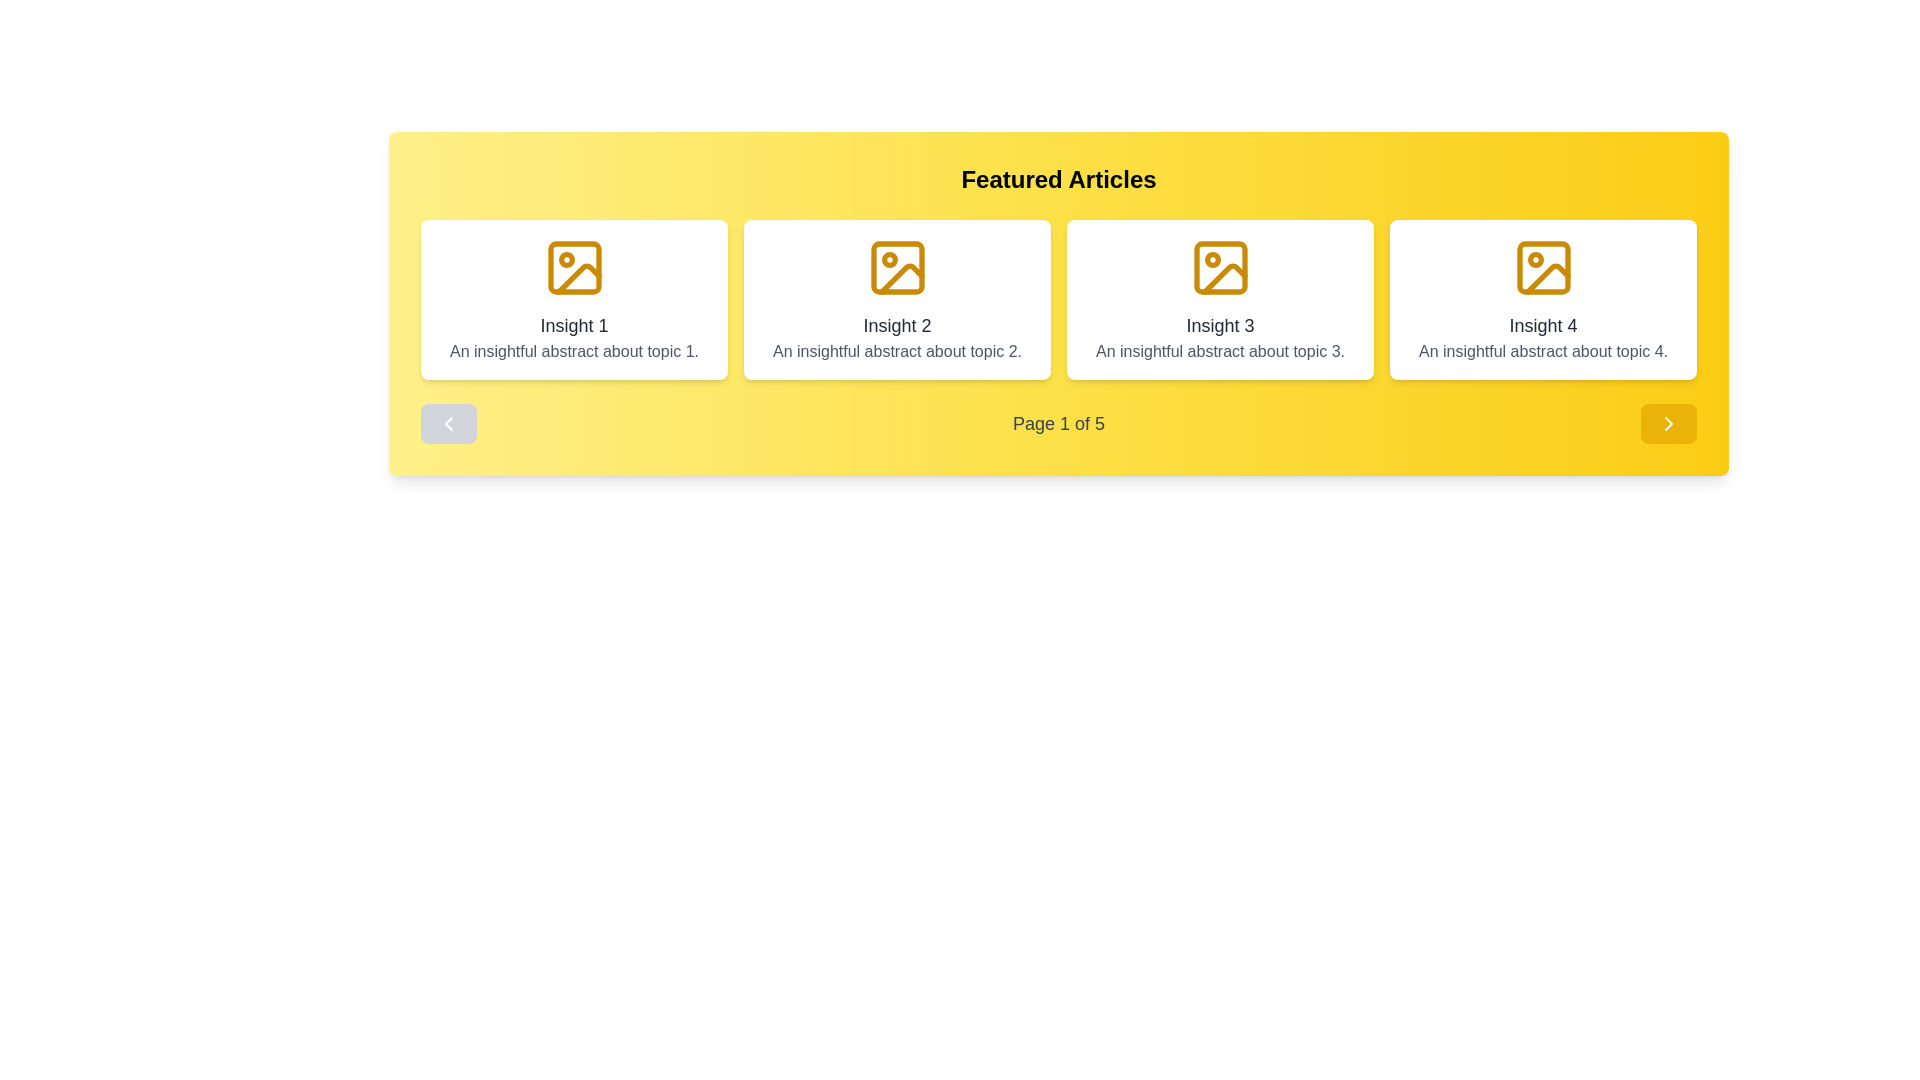 Image resolution: width=1920 pixels, height=1080 pixels. I want to click on the graphical icon subcomponent resembling a vector-drawn image in golden yellow located at the top-center of the 'Insight 2' card to trigger tooltip effects, so click(900, 279).